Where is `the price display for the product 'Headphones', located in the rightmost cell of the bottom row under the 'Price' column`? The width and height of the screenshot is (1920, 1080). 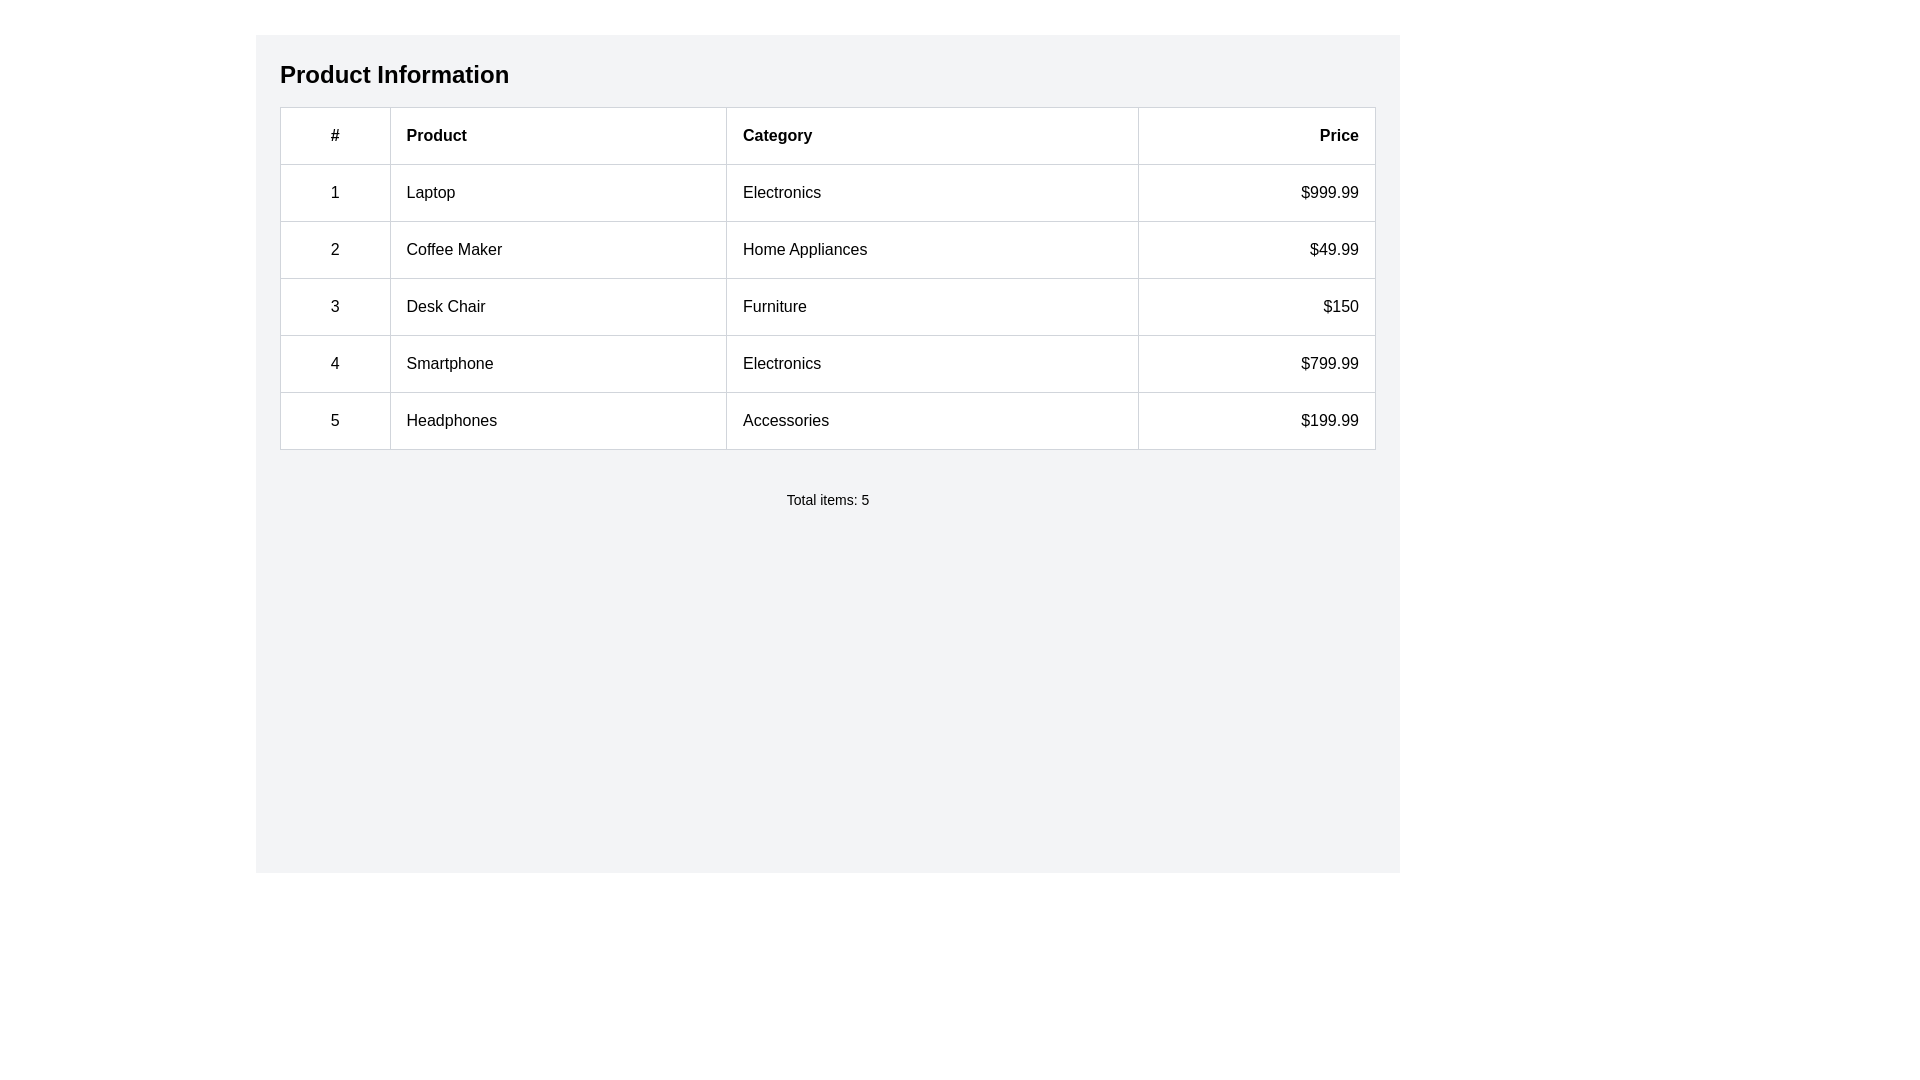
the price display for the product 'Headphones', located in the rightmost cell of the bottom row under the 'Price' column is located at coordinates (1255, 419).